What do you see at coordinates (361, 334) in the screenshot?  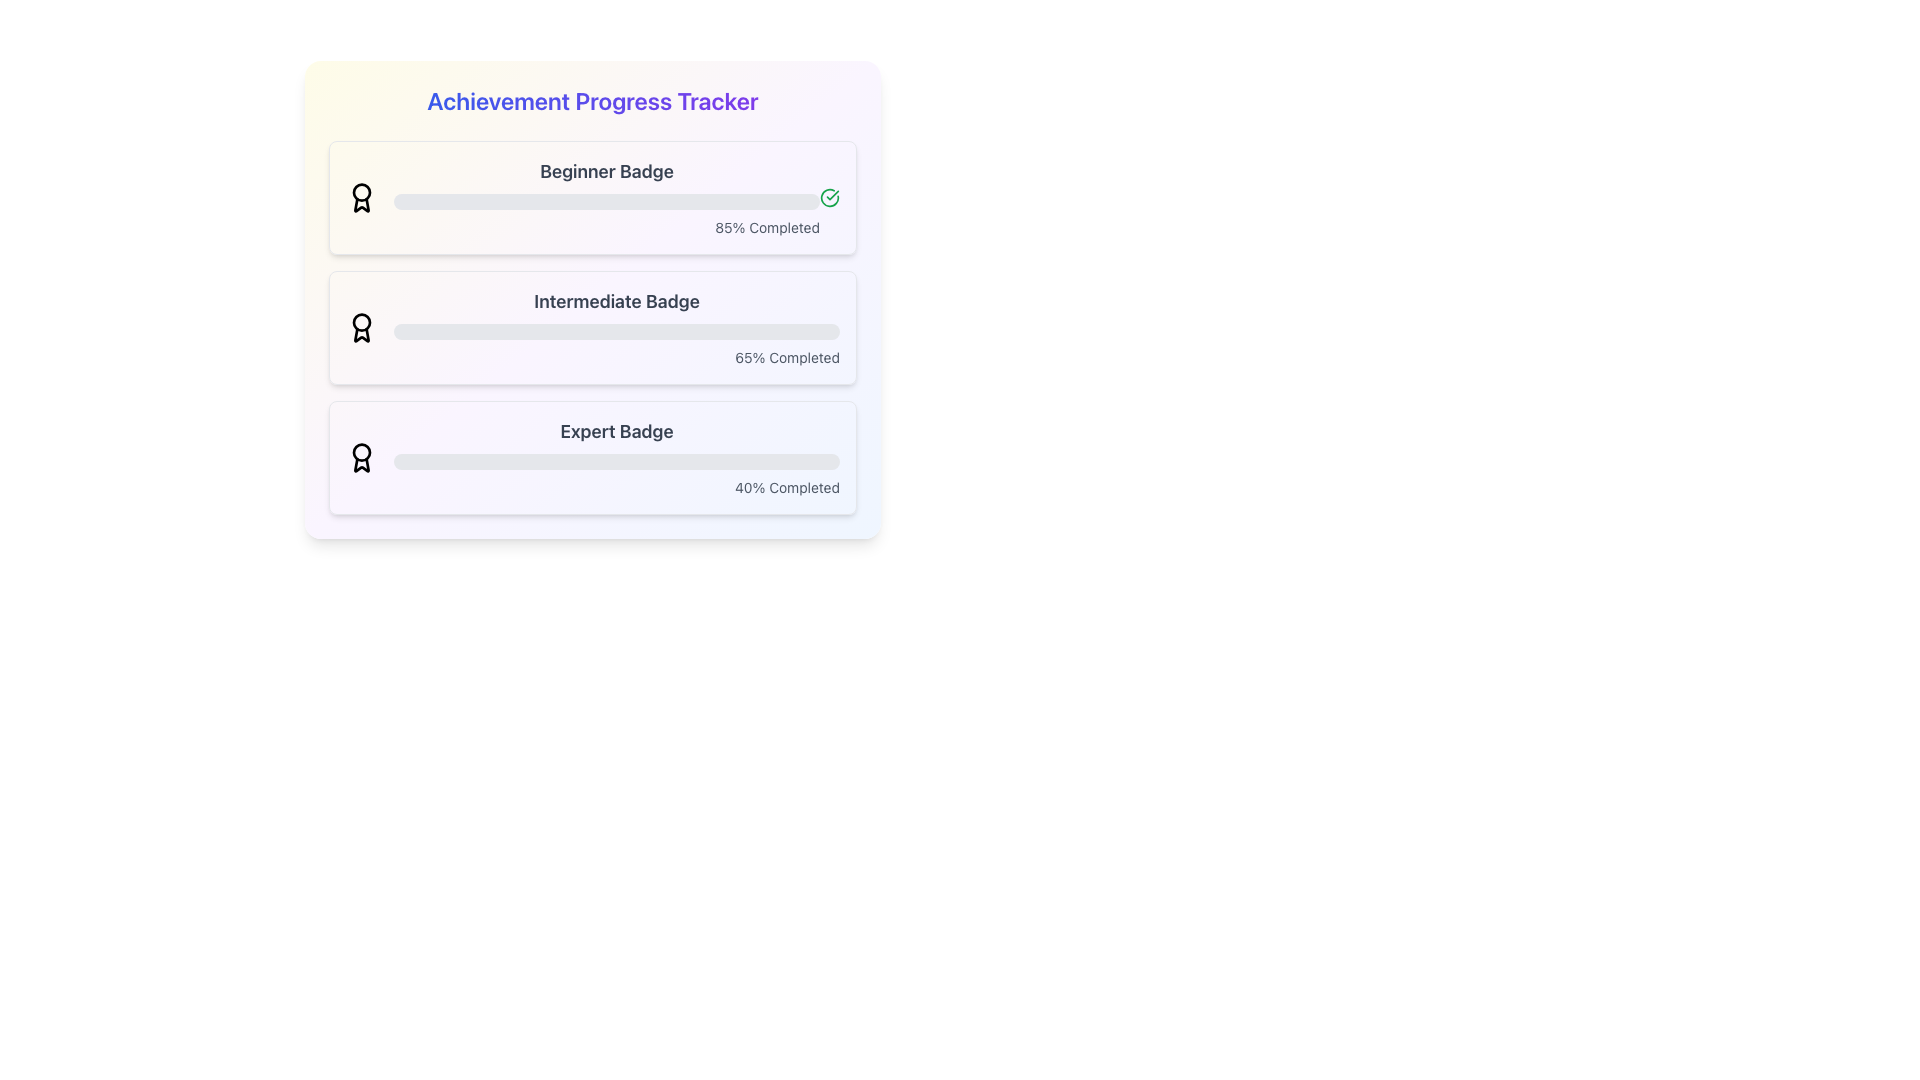 I see `the decorative Graphic icon representing the 'Intermediate Badge' achievement progress located in the second card section near the left edge of the card` at bounding box center [361, 334].